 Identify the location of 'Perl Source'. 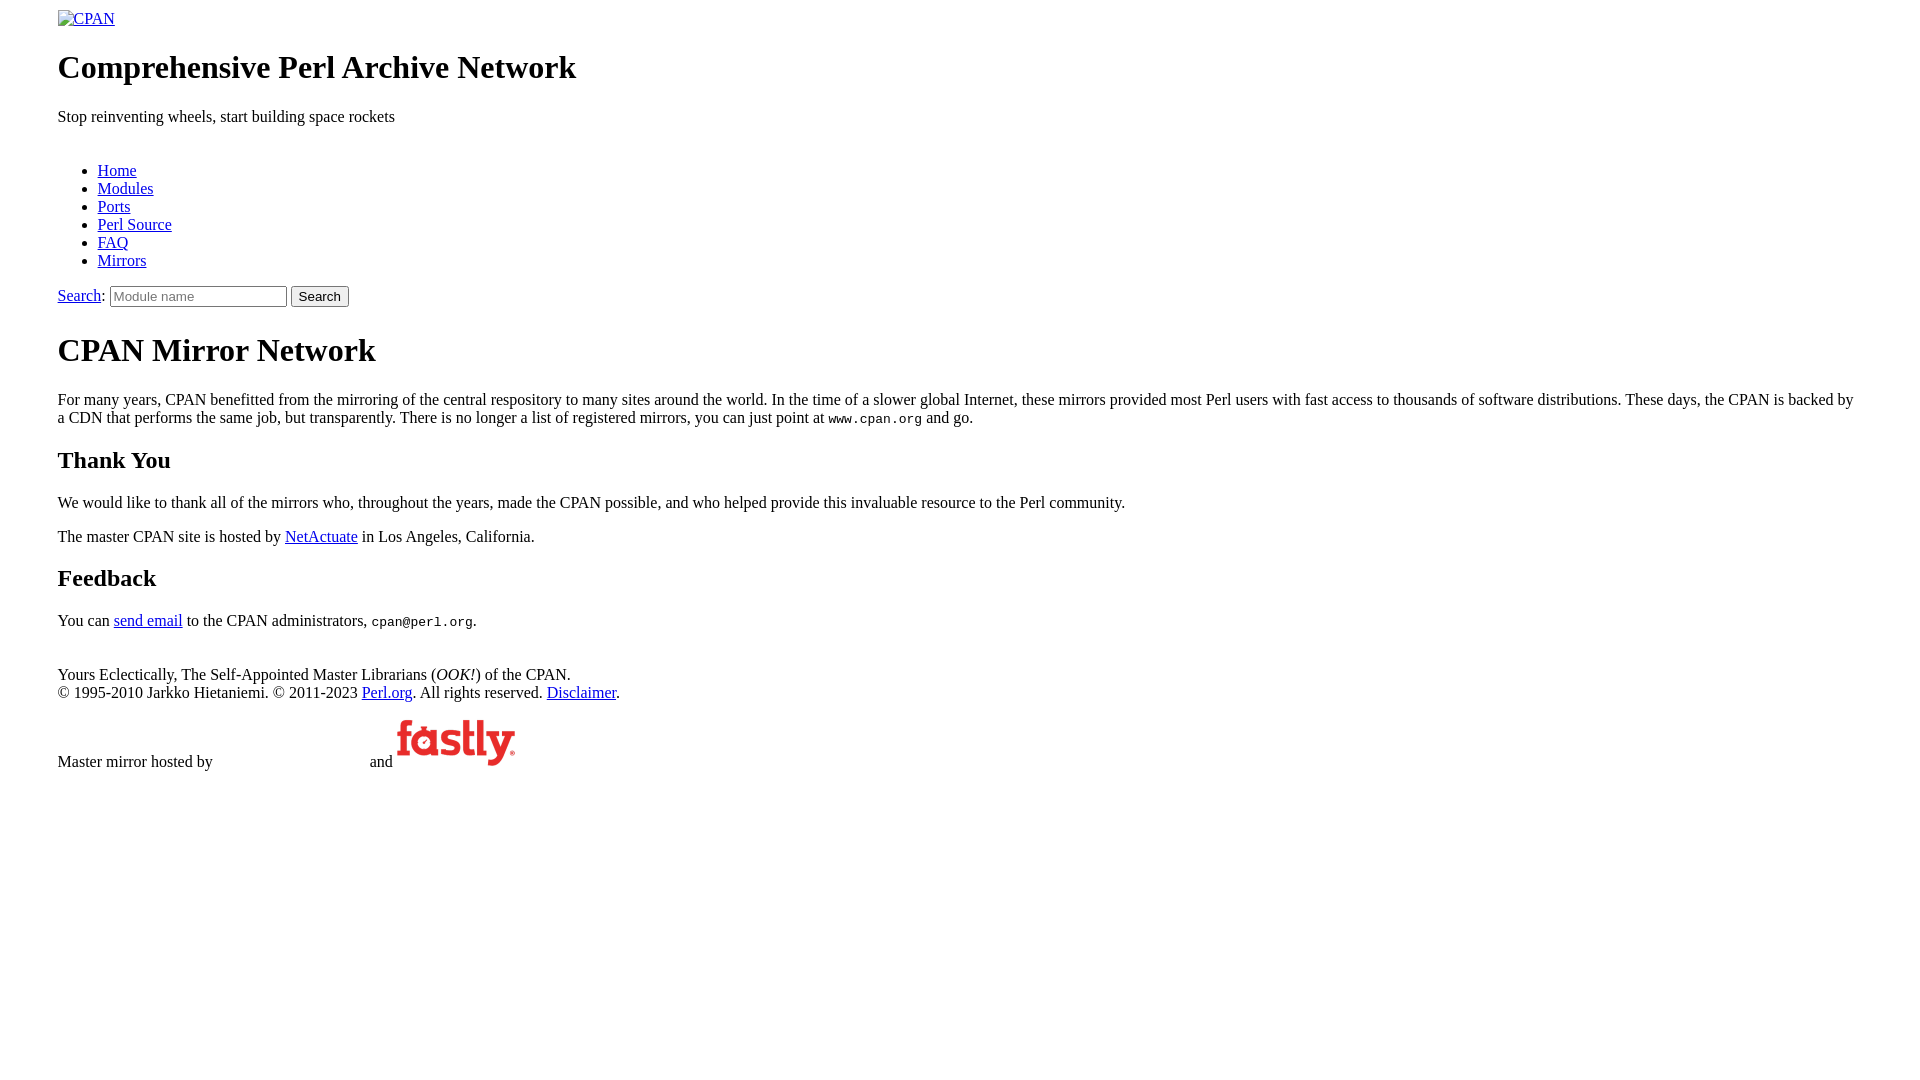
(133, 224).